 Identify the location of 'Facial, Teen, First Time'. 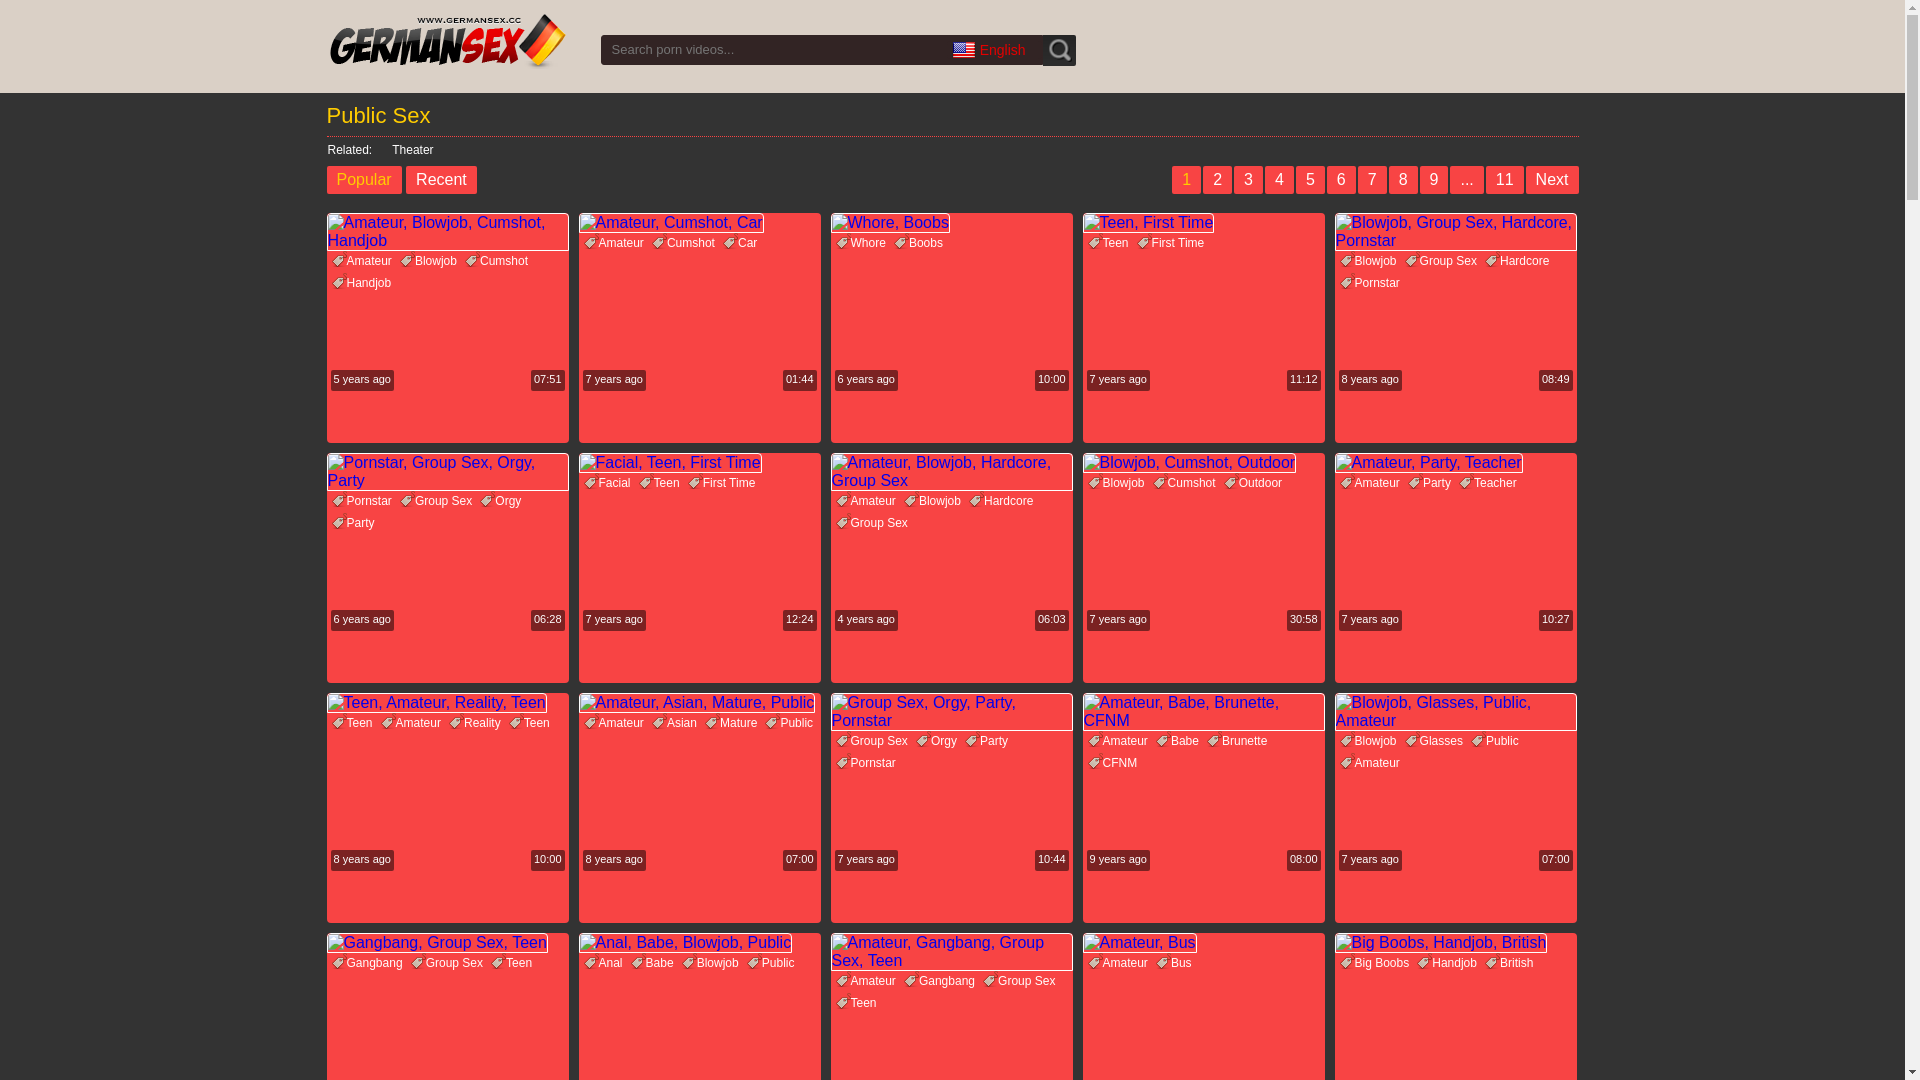
(699, 462).